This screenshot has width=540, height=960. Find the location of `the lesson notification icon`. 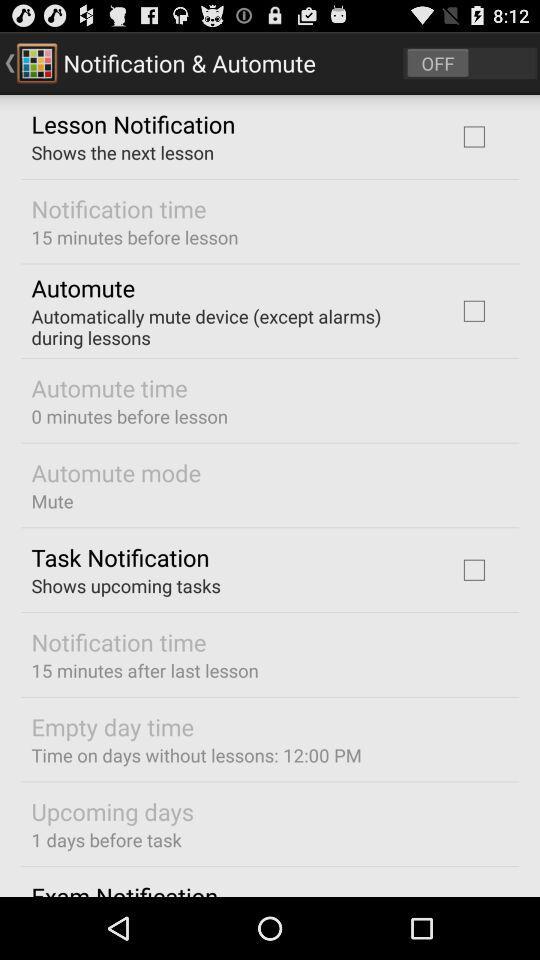

the lesson notification icon is located at coordinates (133, 122).